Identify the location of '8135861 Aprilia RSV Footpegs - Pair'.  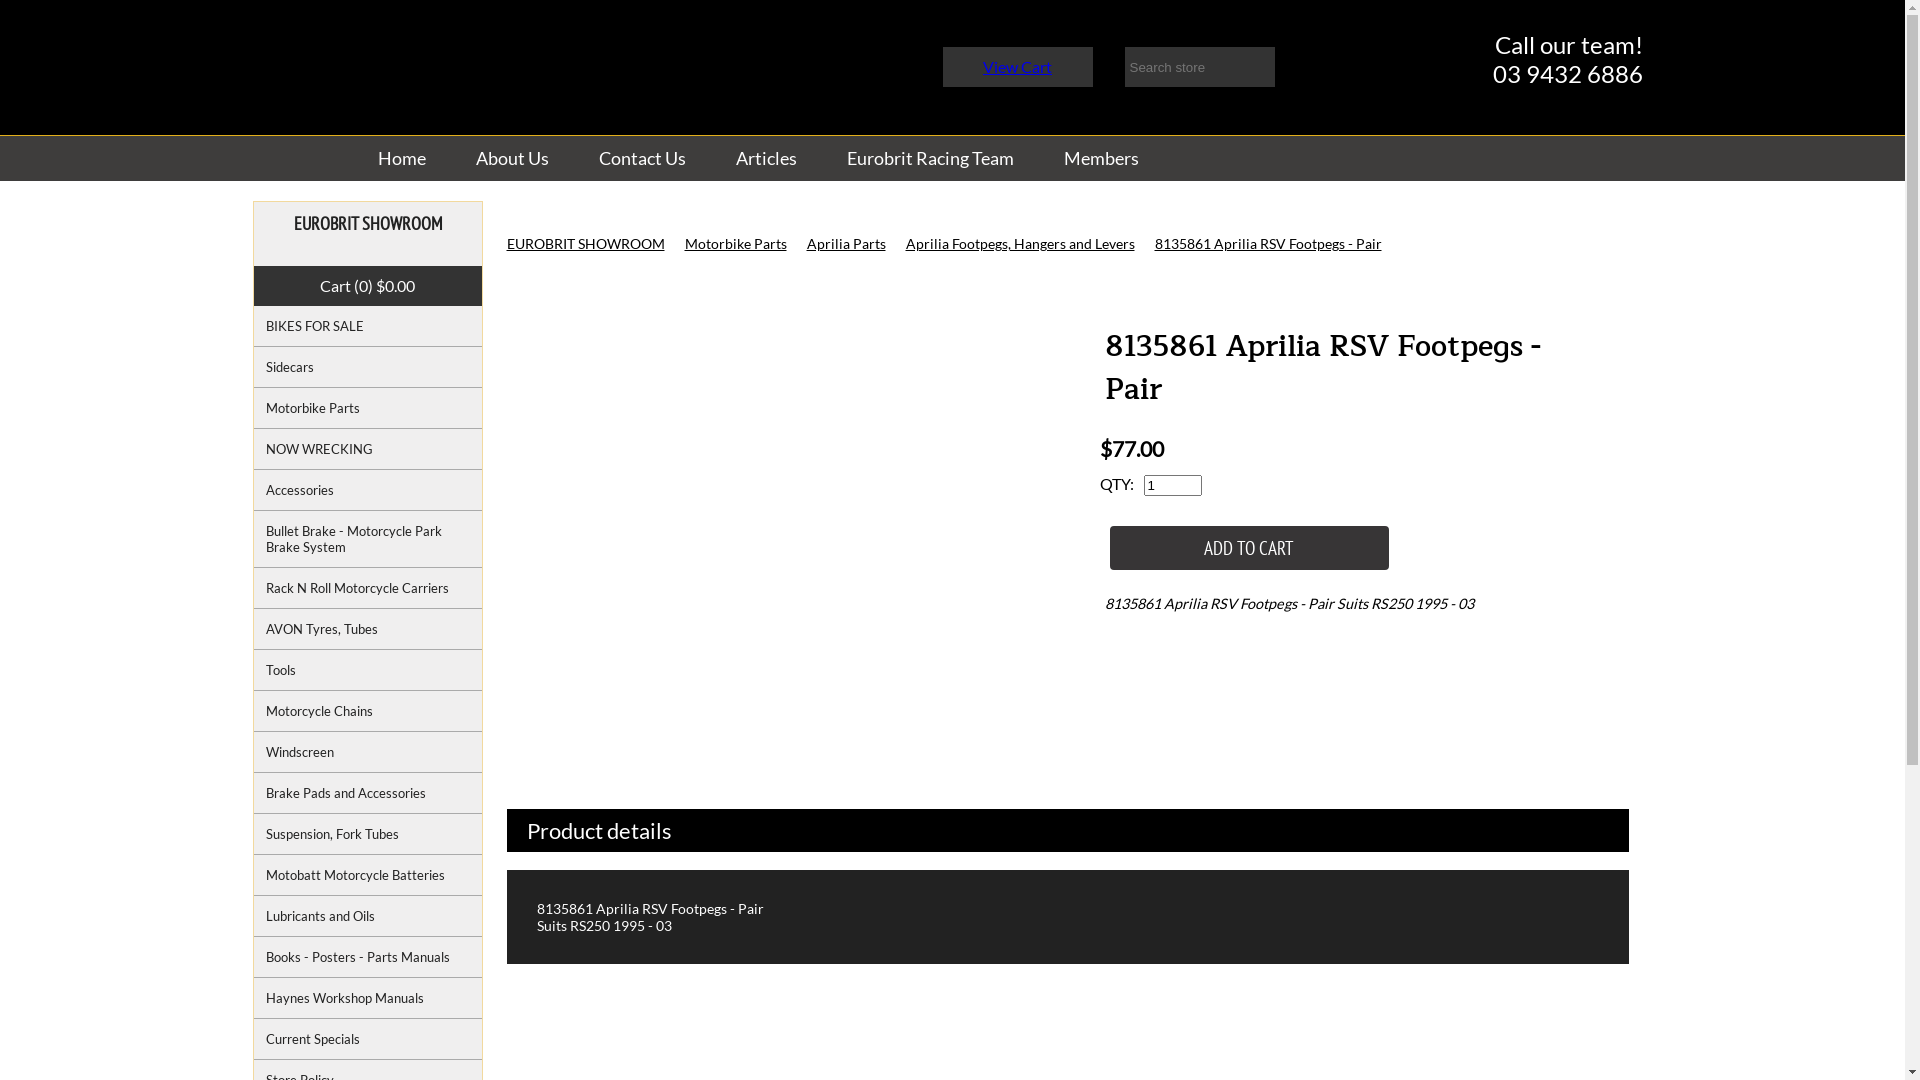
(783, 503).